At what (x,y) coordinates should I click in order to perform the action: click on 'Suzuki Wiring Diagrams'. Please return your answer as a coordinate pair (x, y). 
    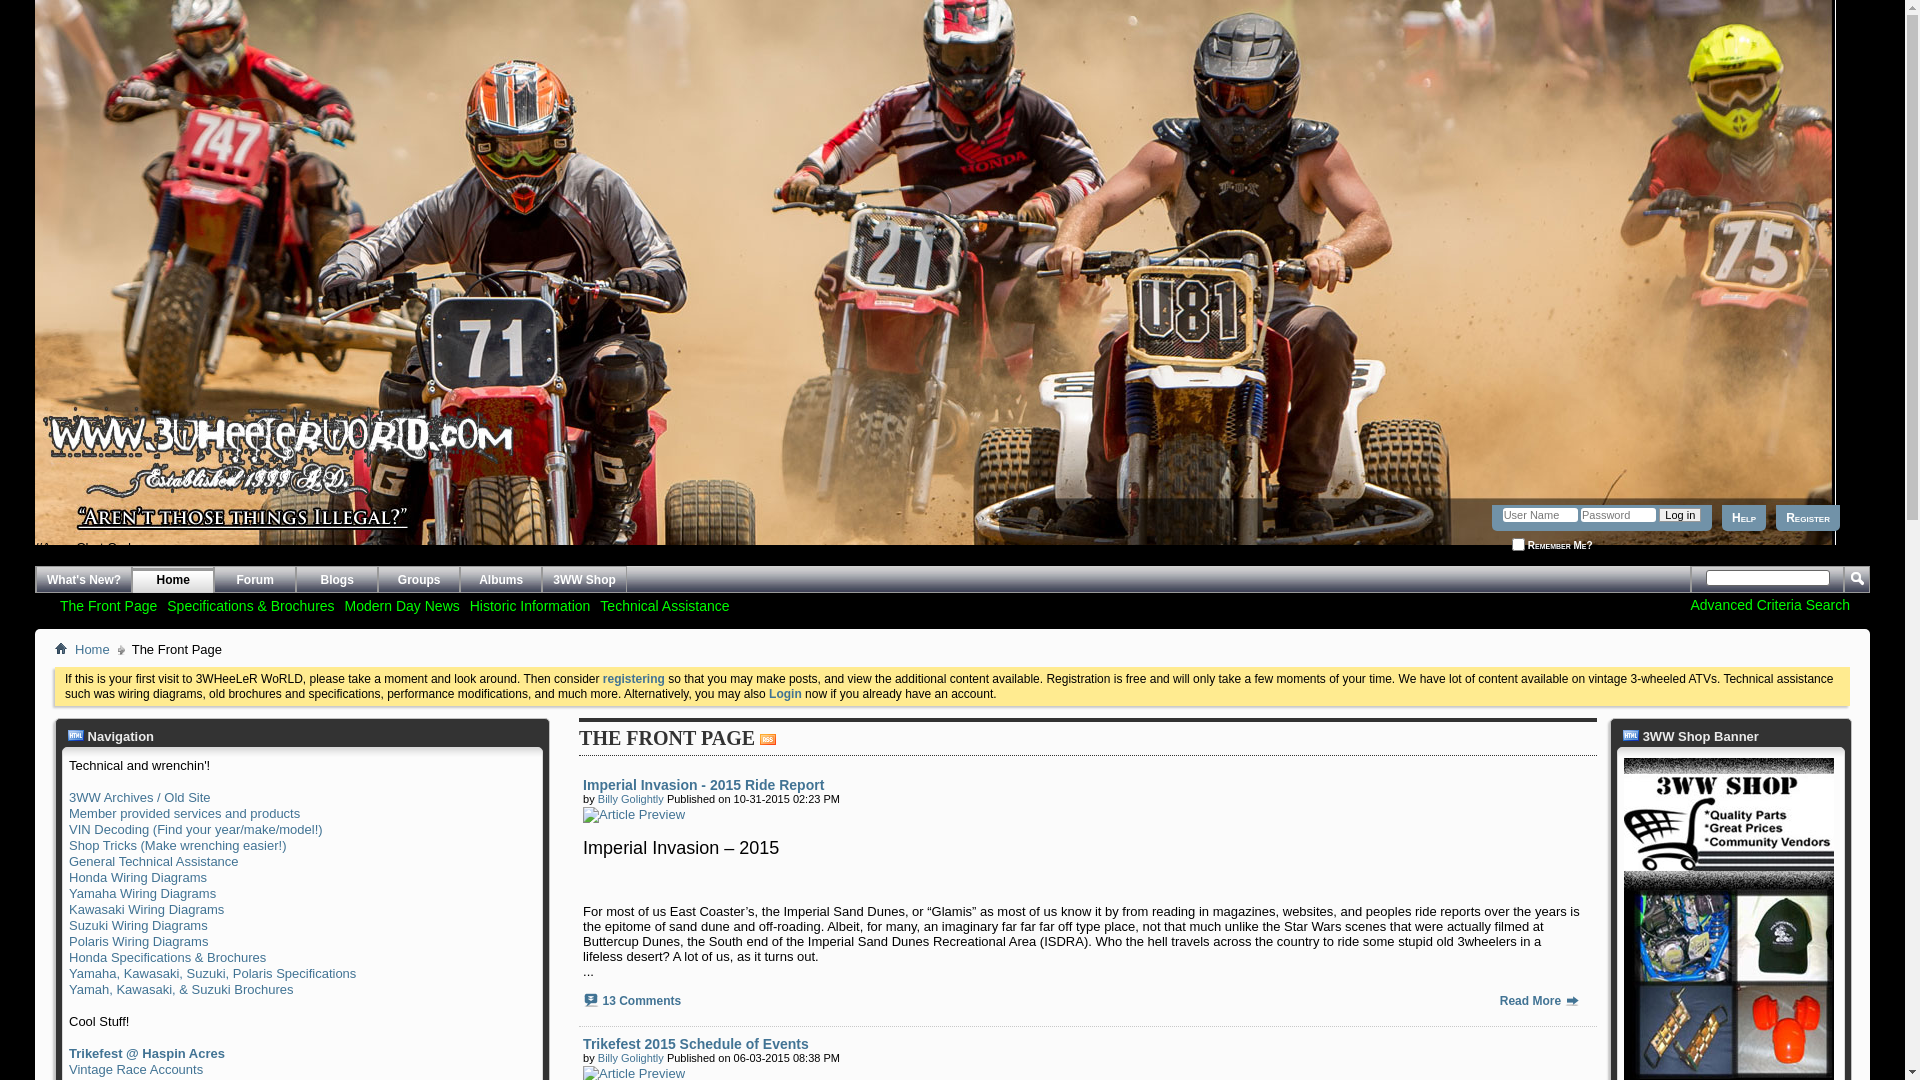
    Looking at the image, I should click on (68, 925).